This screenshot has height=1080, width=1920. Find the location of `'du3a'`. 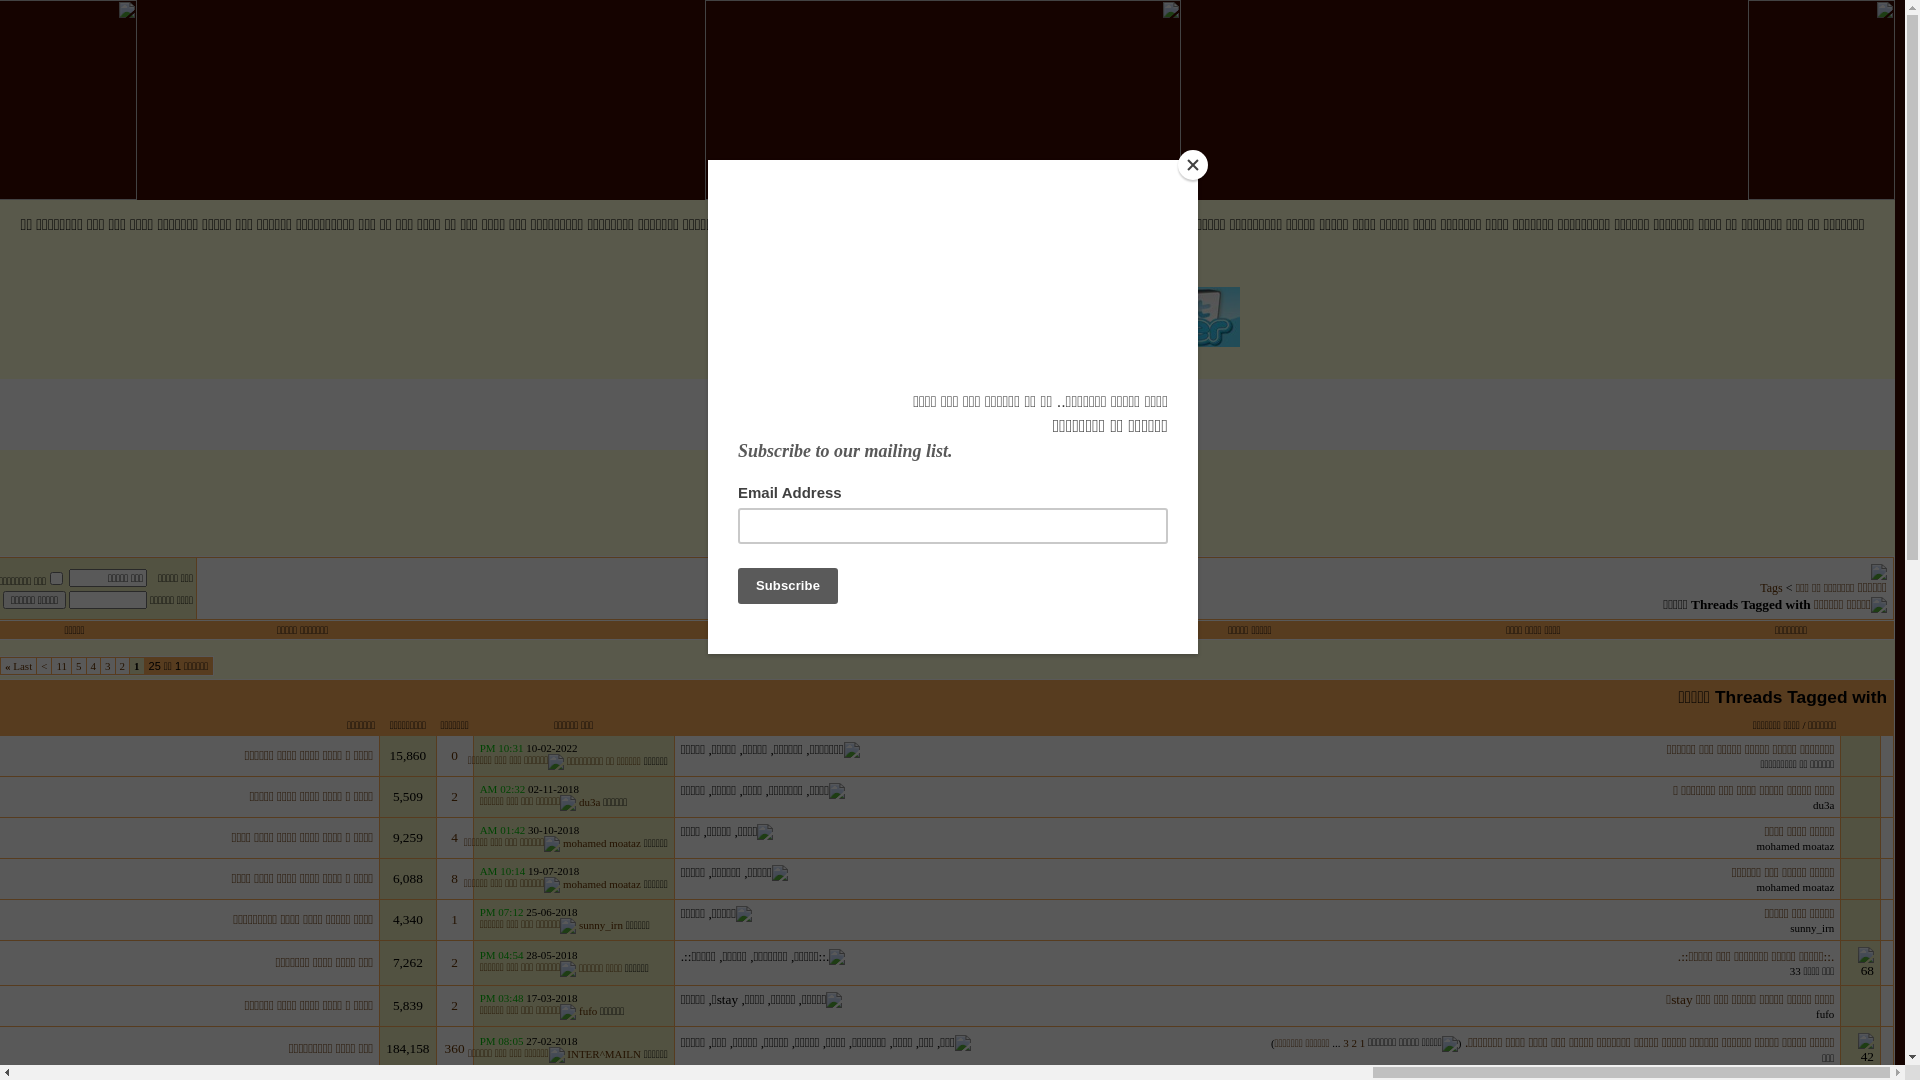

'du3a' is located at coordinates (1813, 804).